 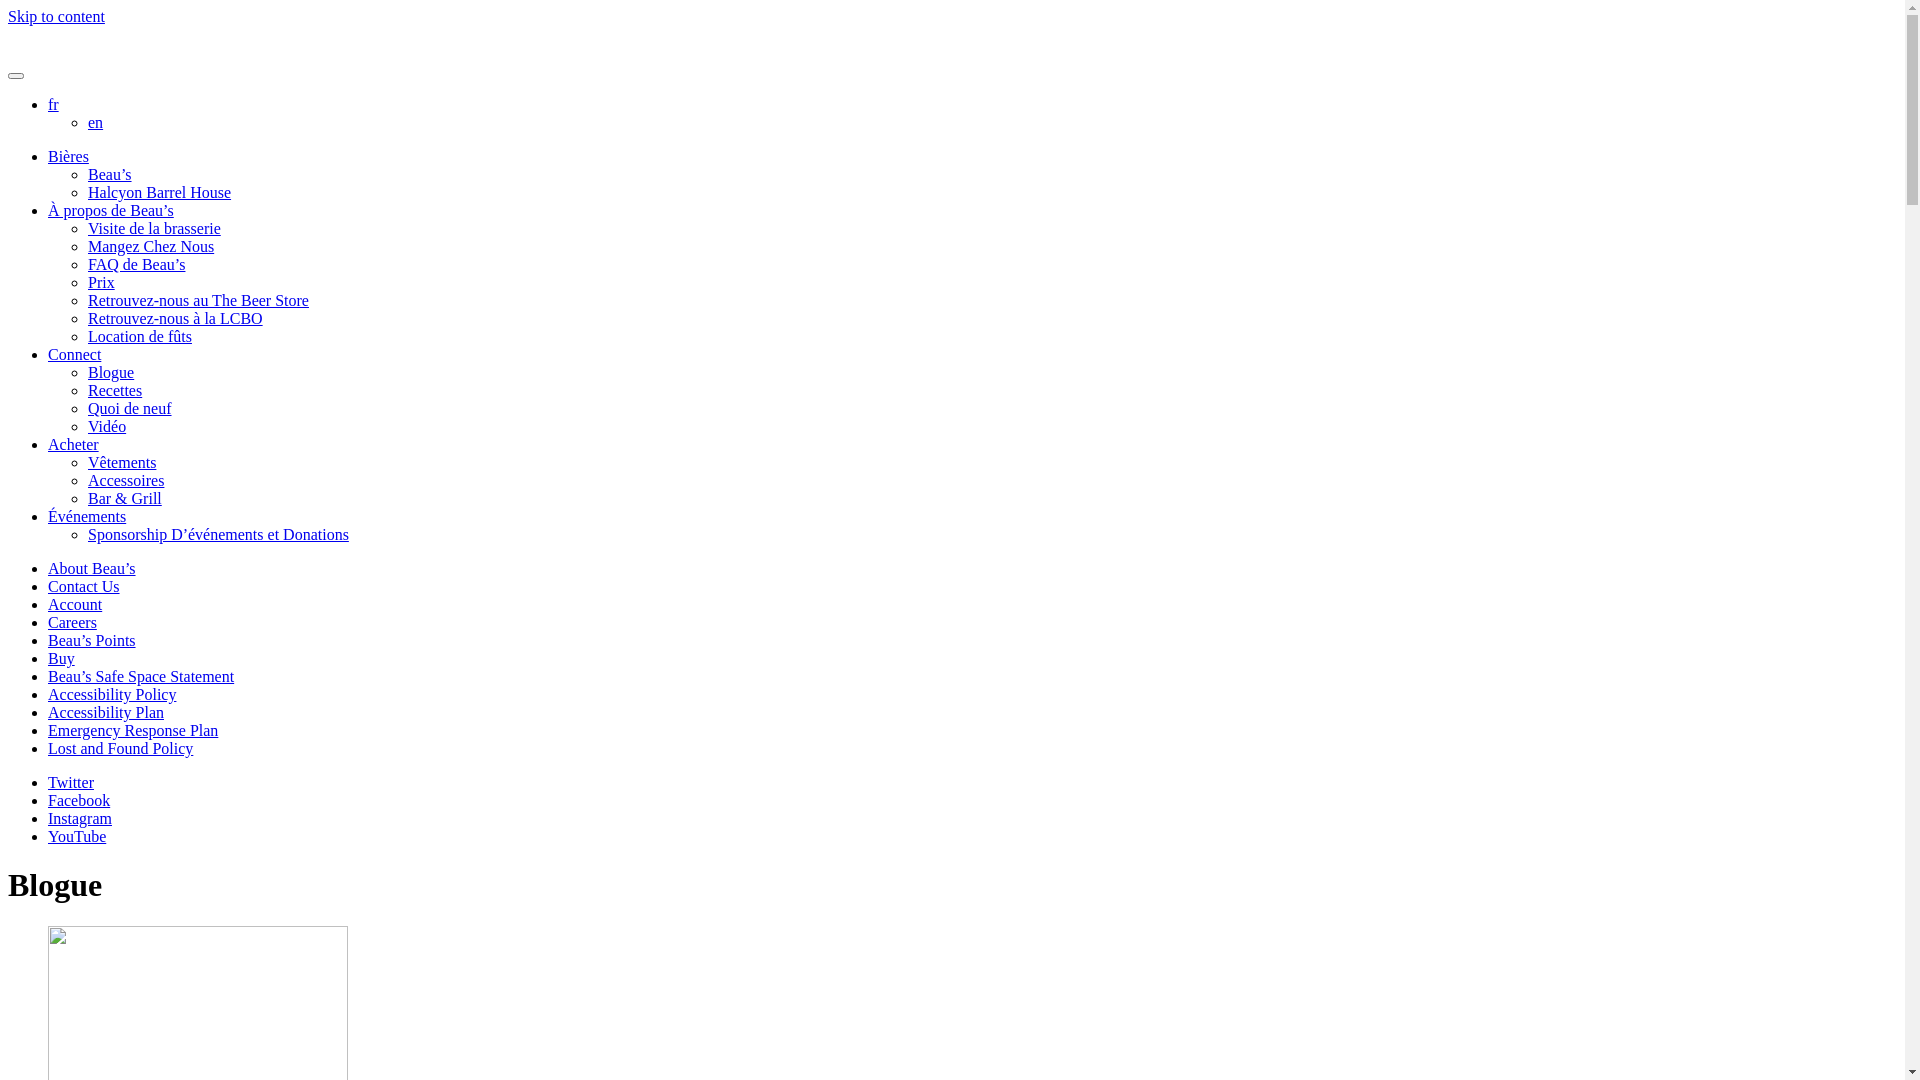 I want to click on 'Skip to content', so click(x=56, y=16).